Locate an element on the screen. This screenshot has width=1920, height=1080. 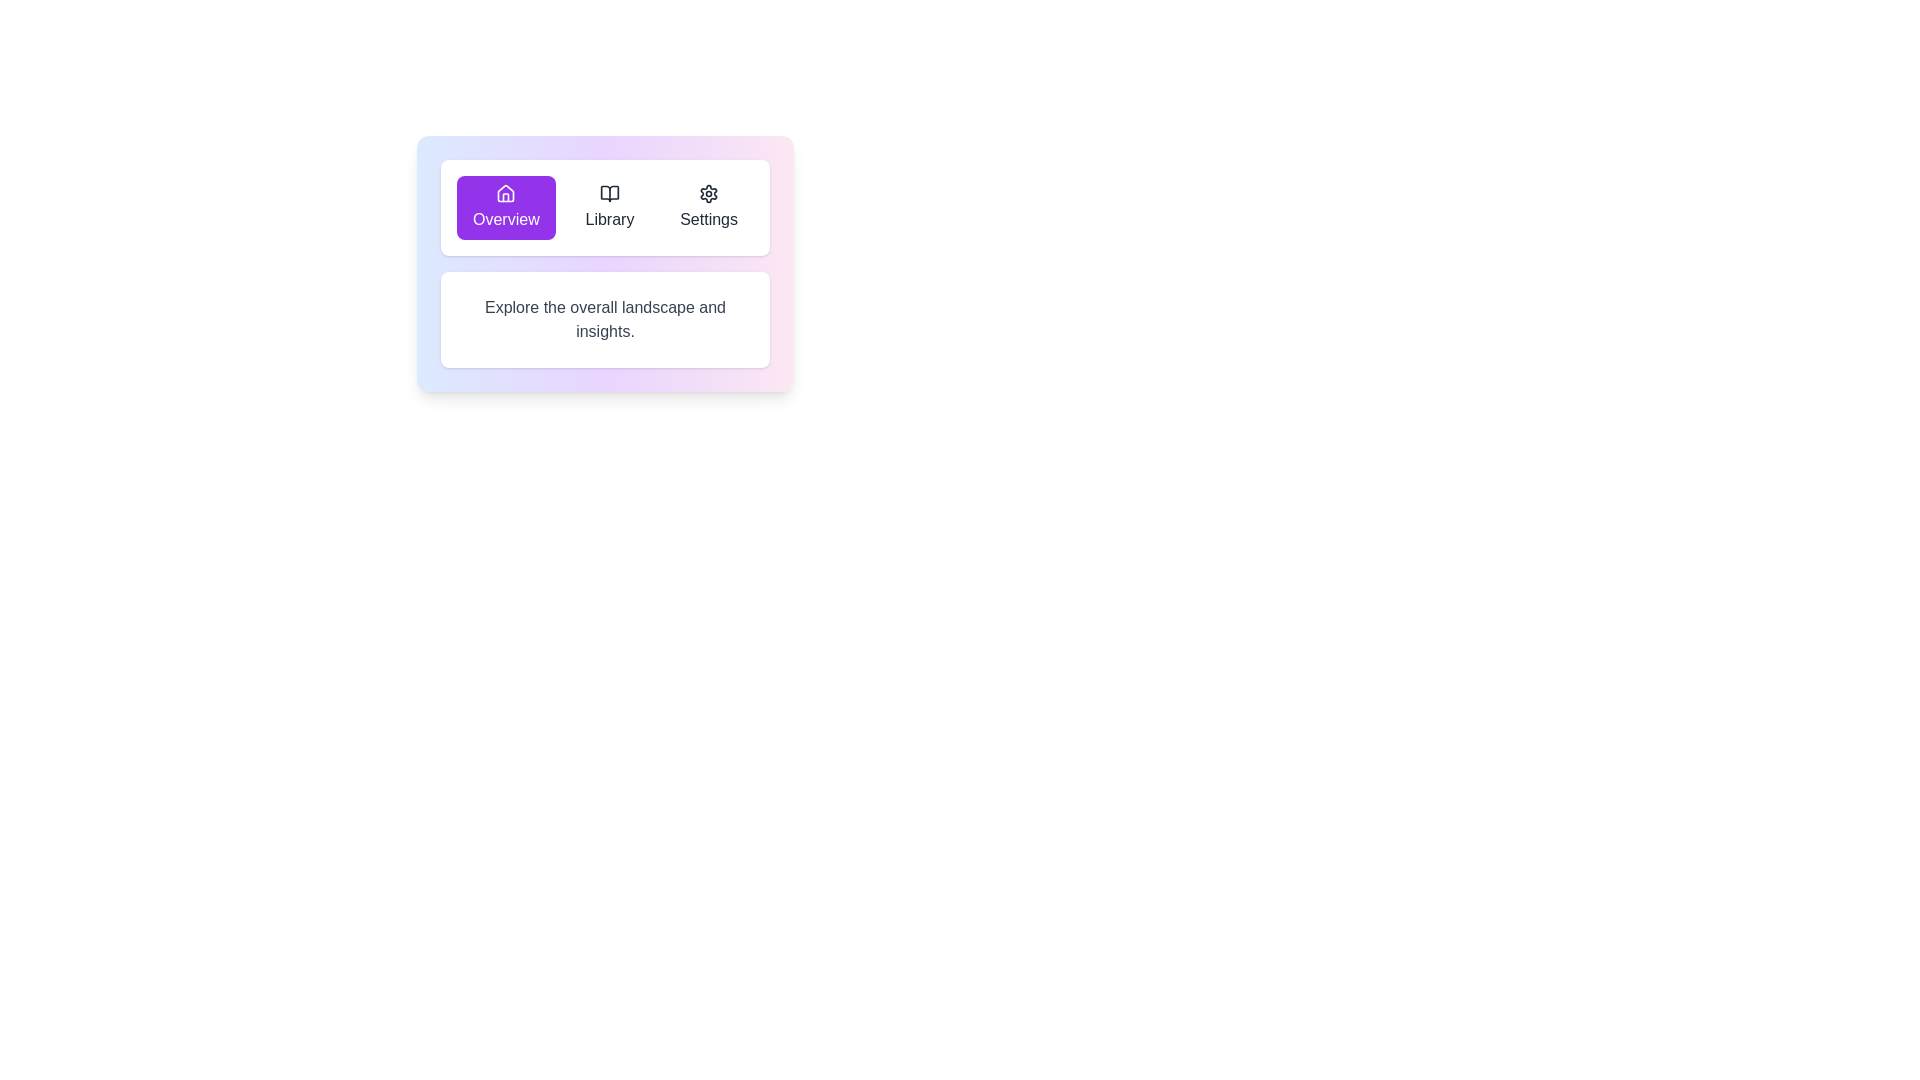
the 'Settings' text label located next to the gear icon in the navigation menu is located at coordinates (709, 219).